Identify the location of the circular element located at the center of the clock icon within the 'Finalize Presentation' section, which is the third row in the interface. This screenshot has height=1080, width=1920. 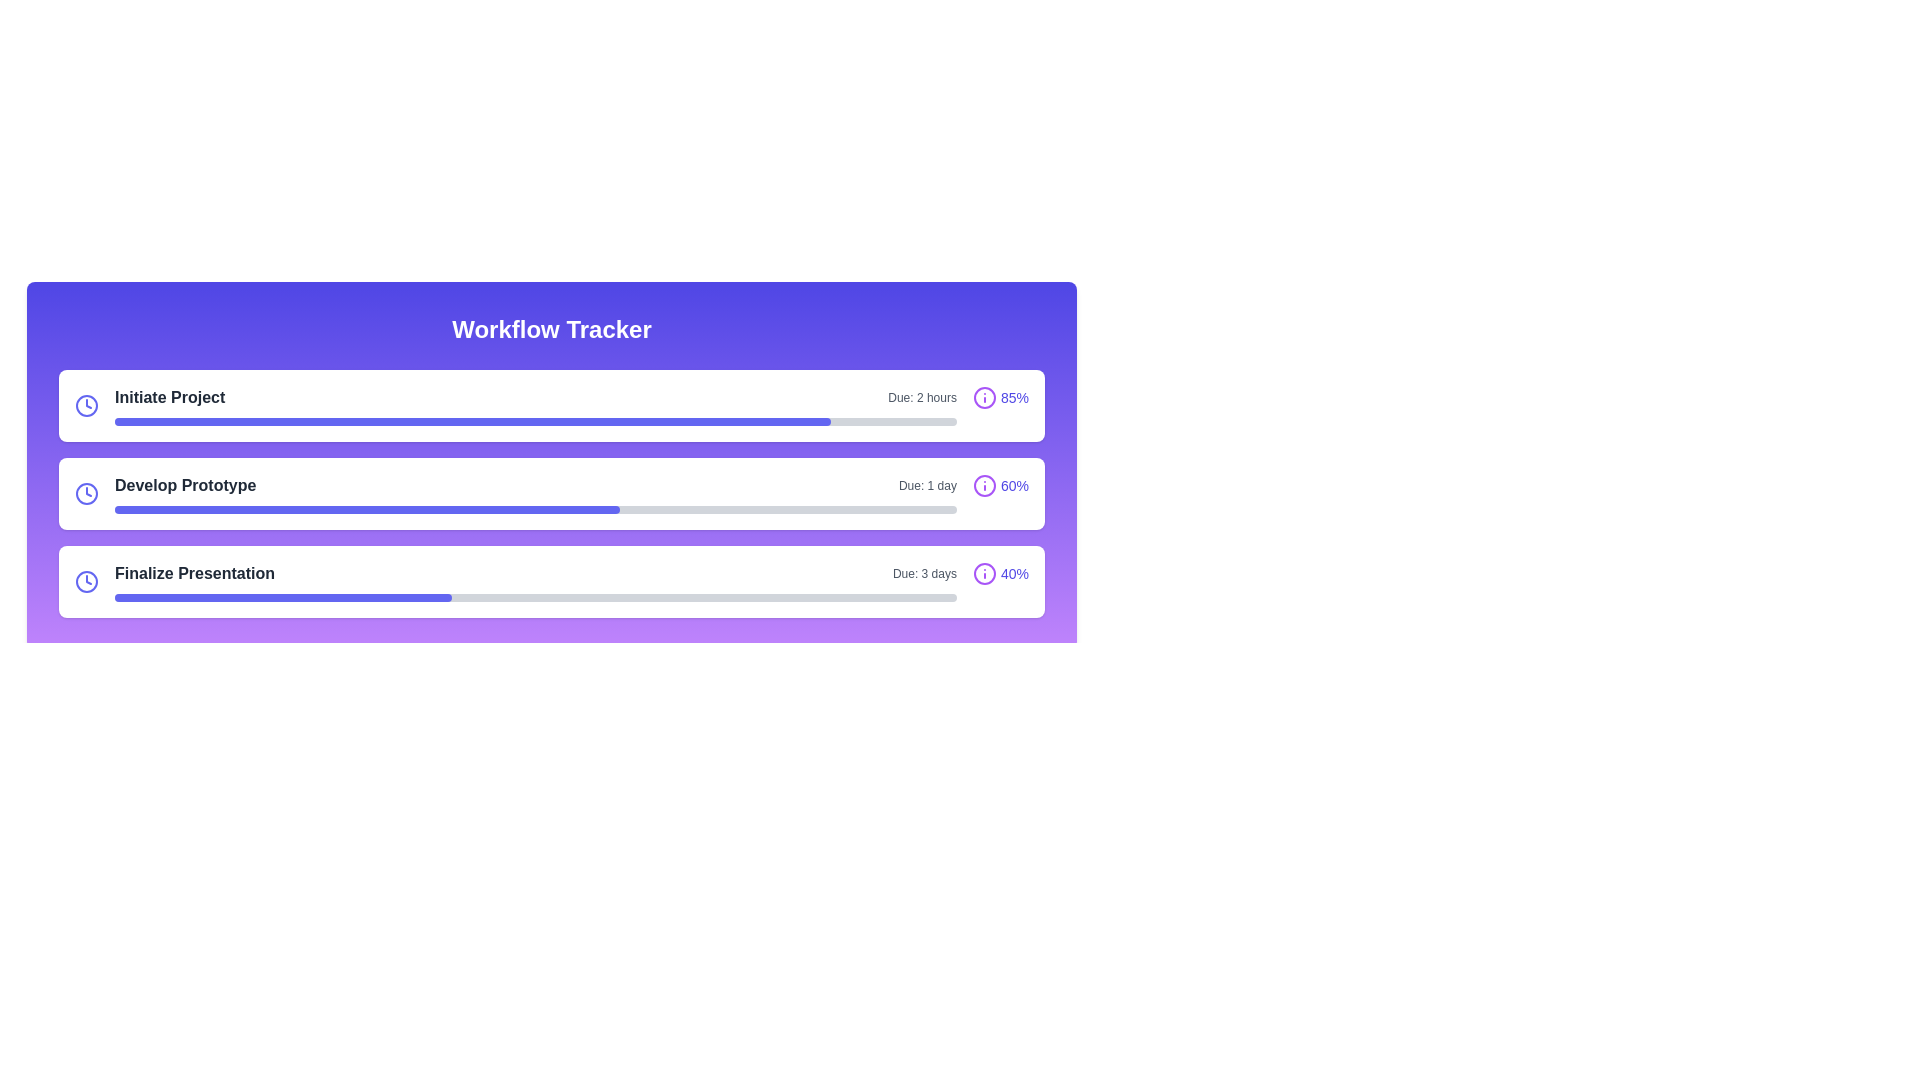
(85, 582).